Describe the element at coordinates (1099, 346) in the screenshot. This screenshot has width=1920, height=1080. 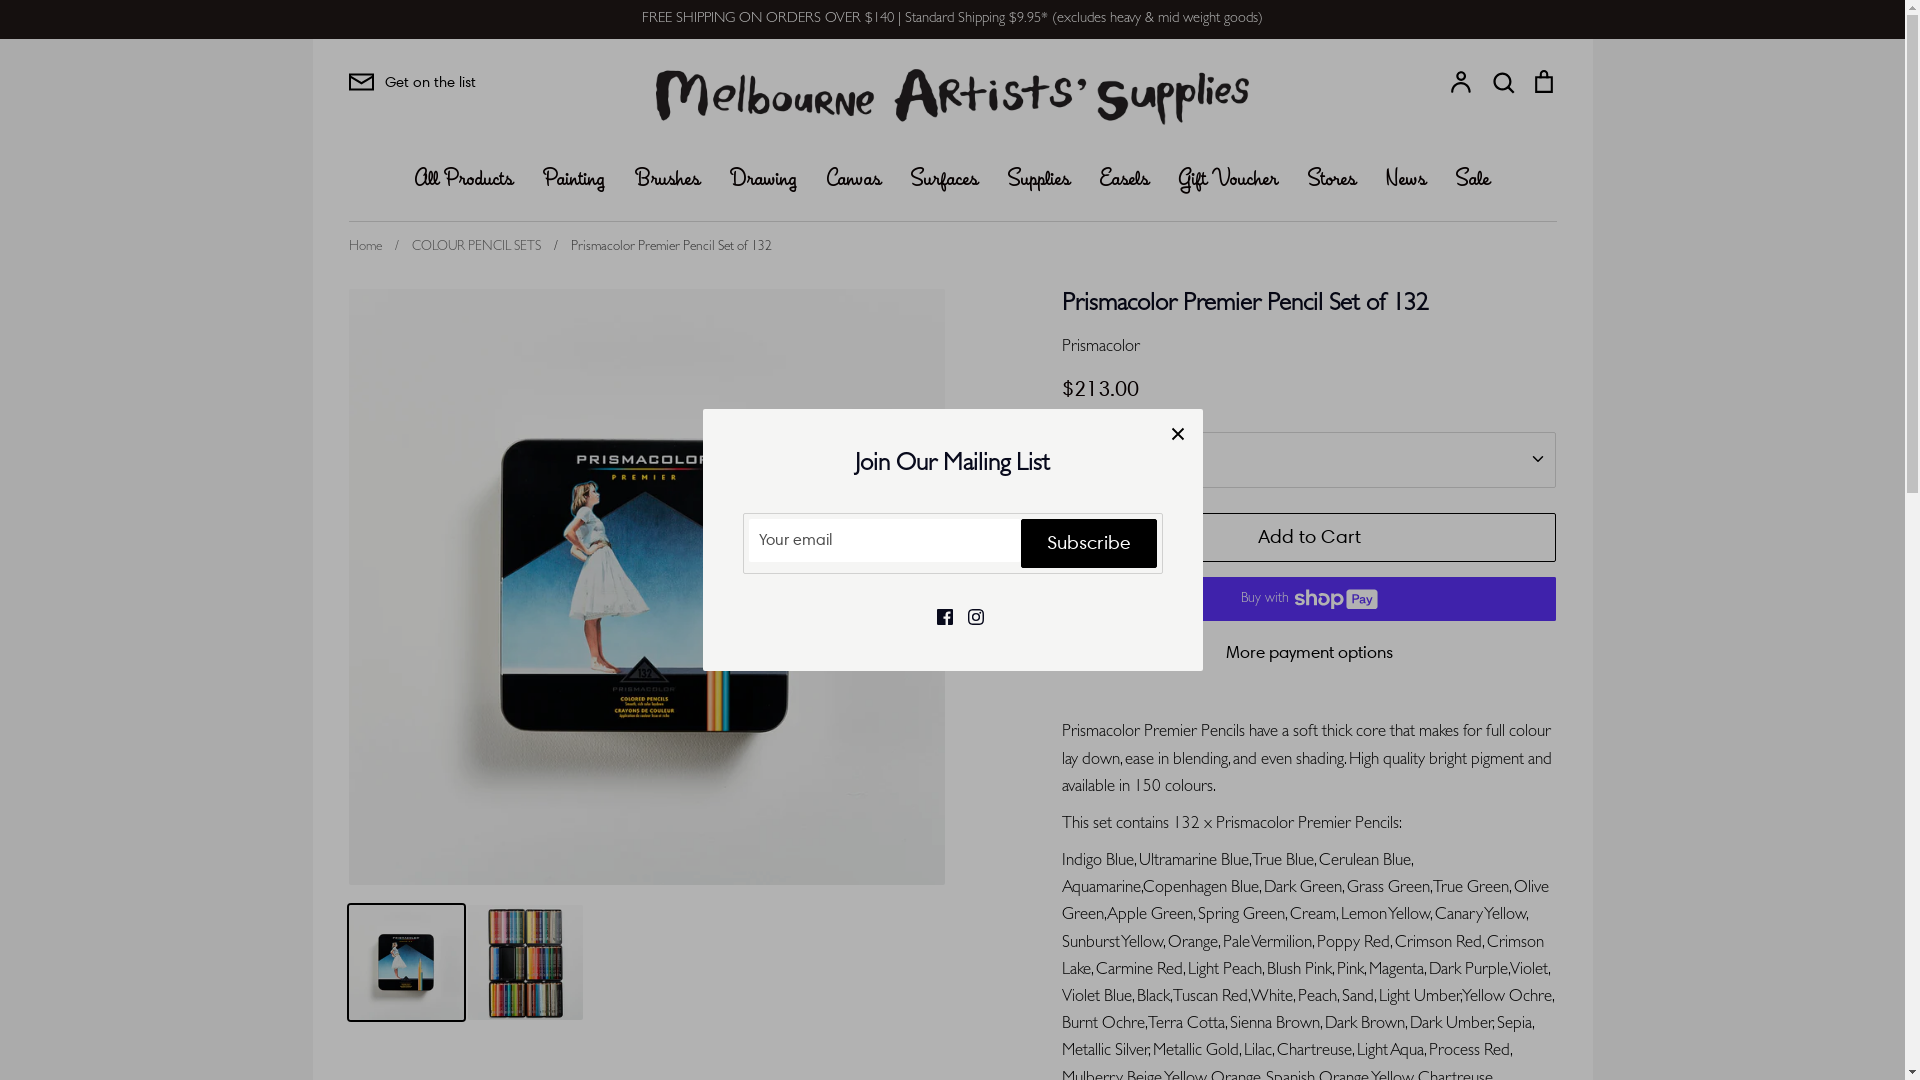
I see `'Prismacolor'` at that location.